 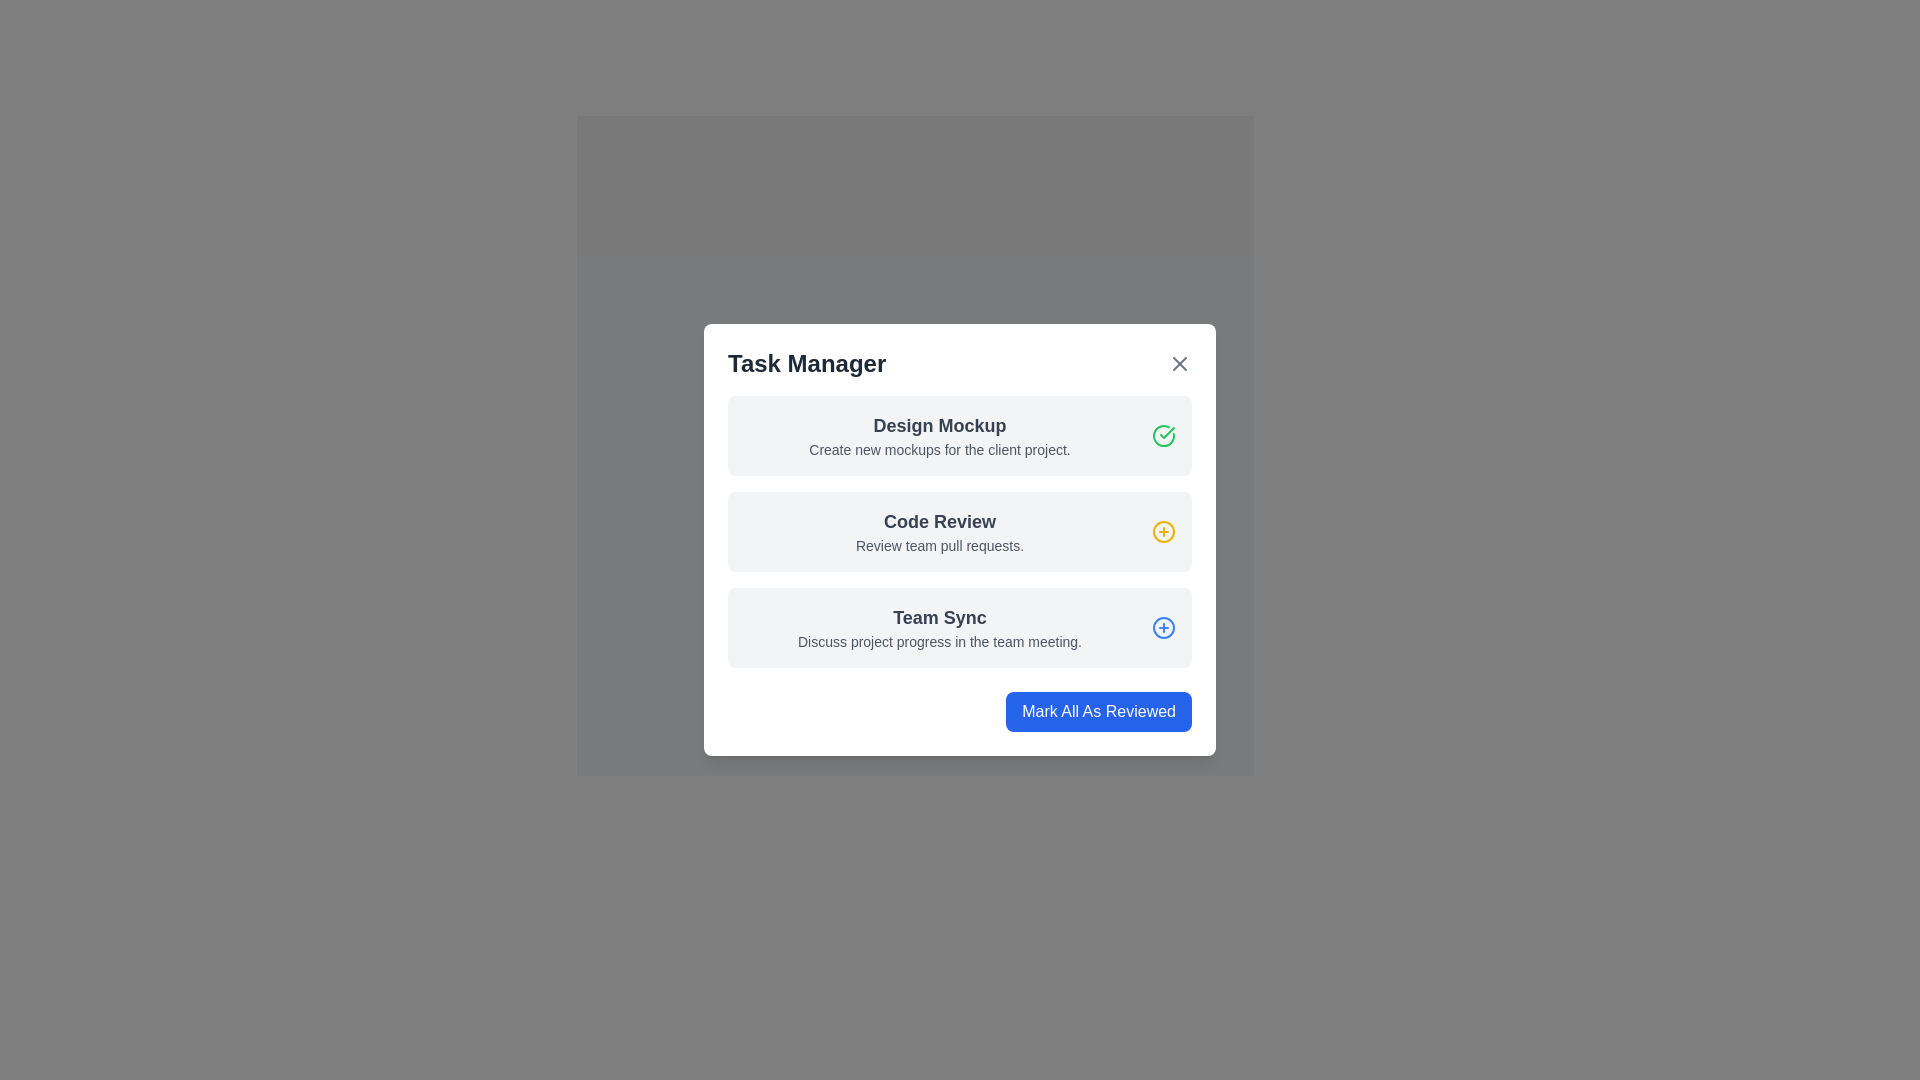 I want to click on the title text label of the task located in the third task block of the 'Task Manager' modal dialog, which summarizes the task details, so click(x=939, y=616).